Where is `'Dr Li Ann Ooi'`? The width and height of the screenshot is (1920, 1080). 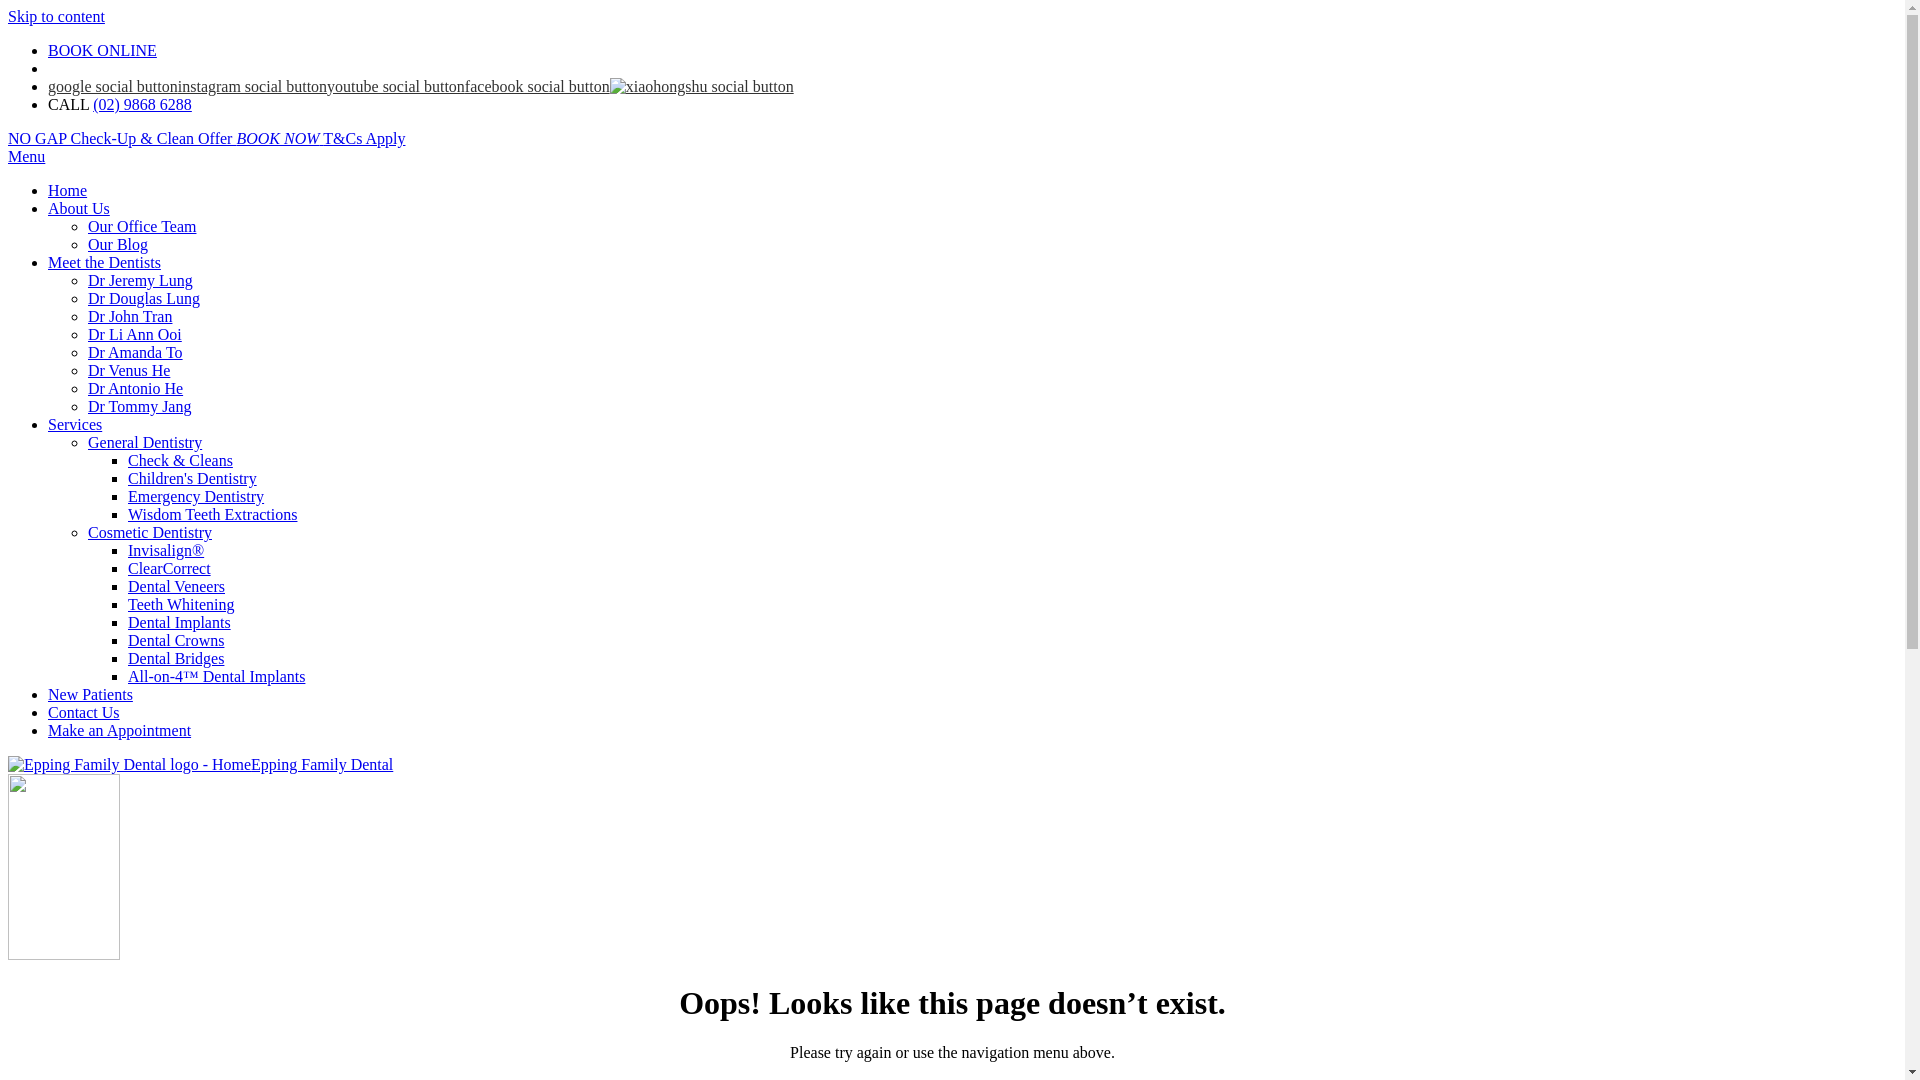
'Dr Li Ann Ooi' is located at coordinates (86, 333).